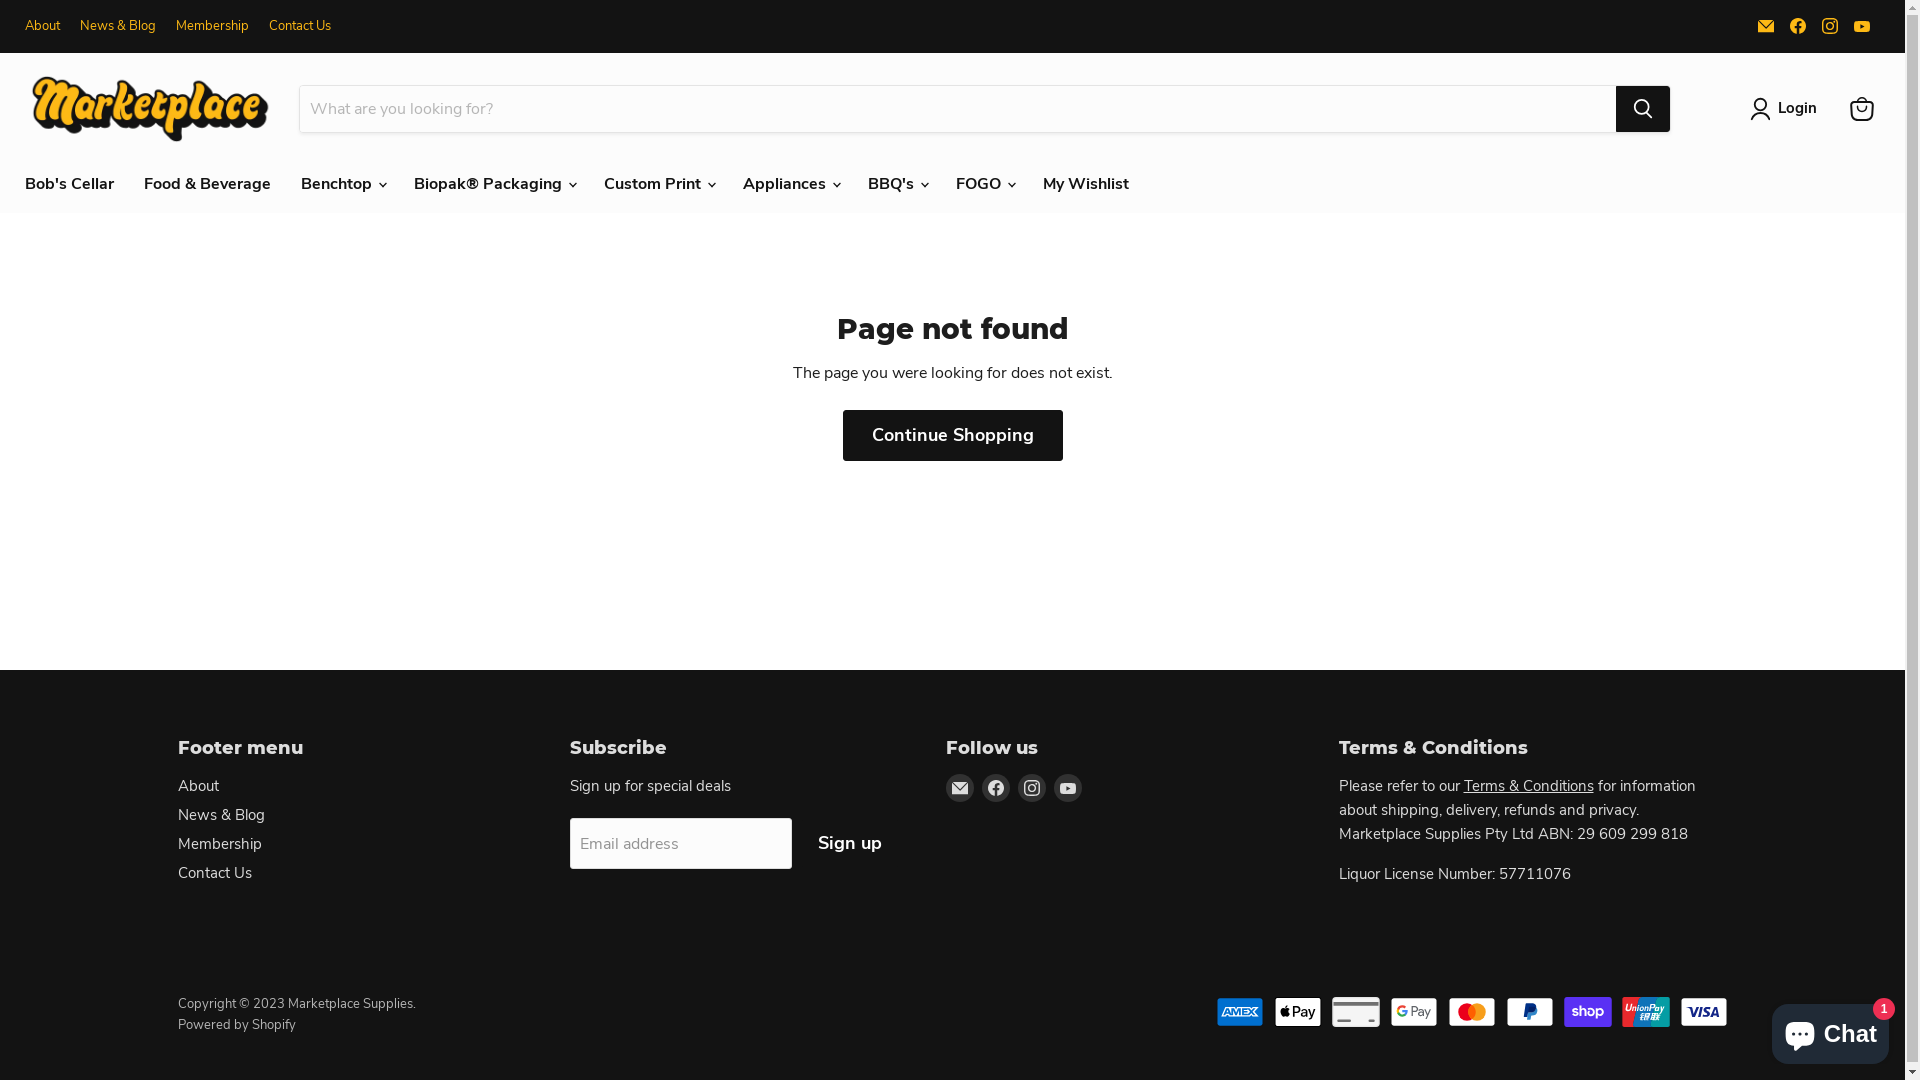  What do you see at coordinates (212, 26) in the screenshot?
I see `'Membership'` at bounding box center [212, 26].